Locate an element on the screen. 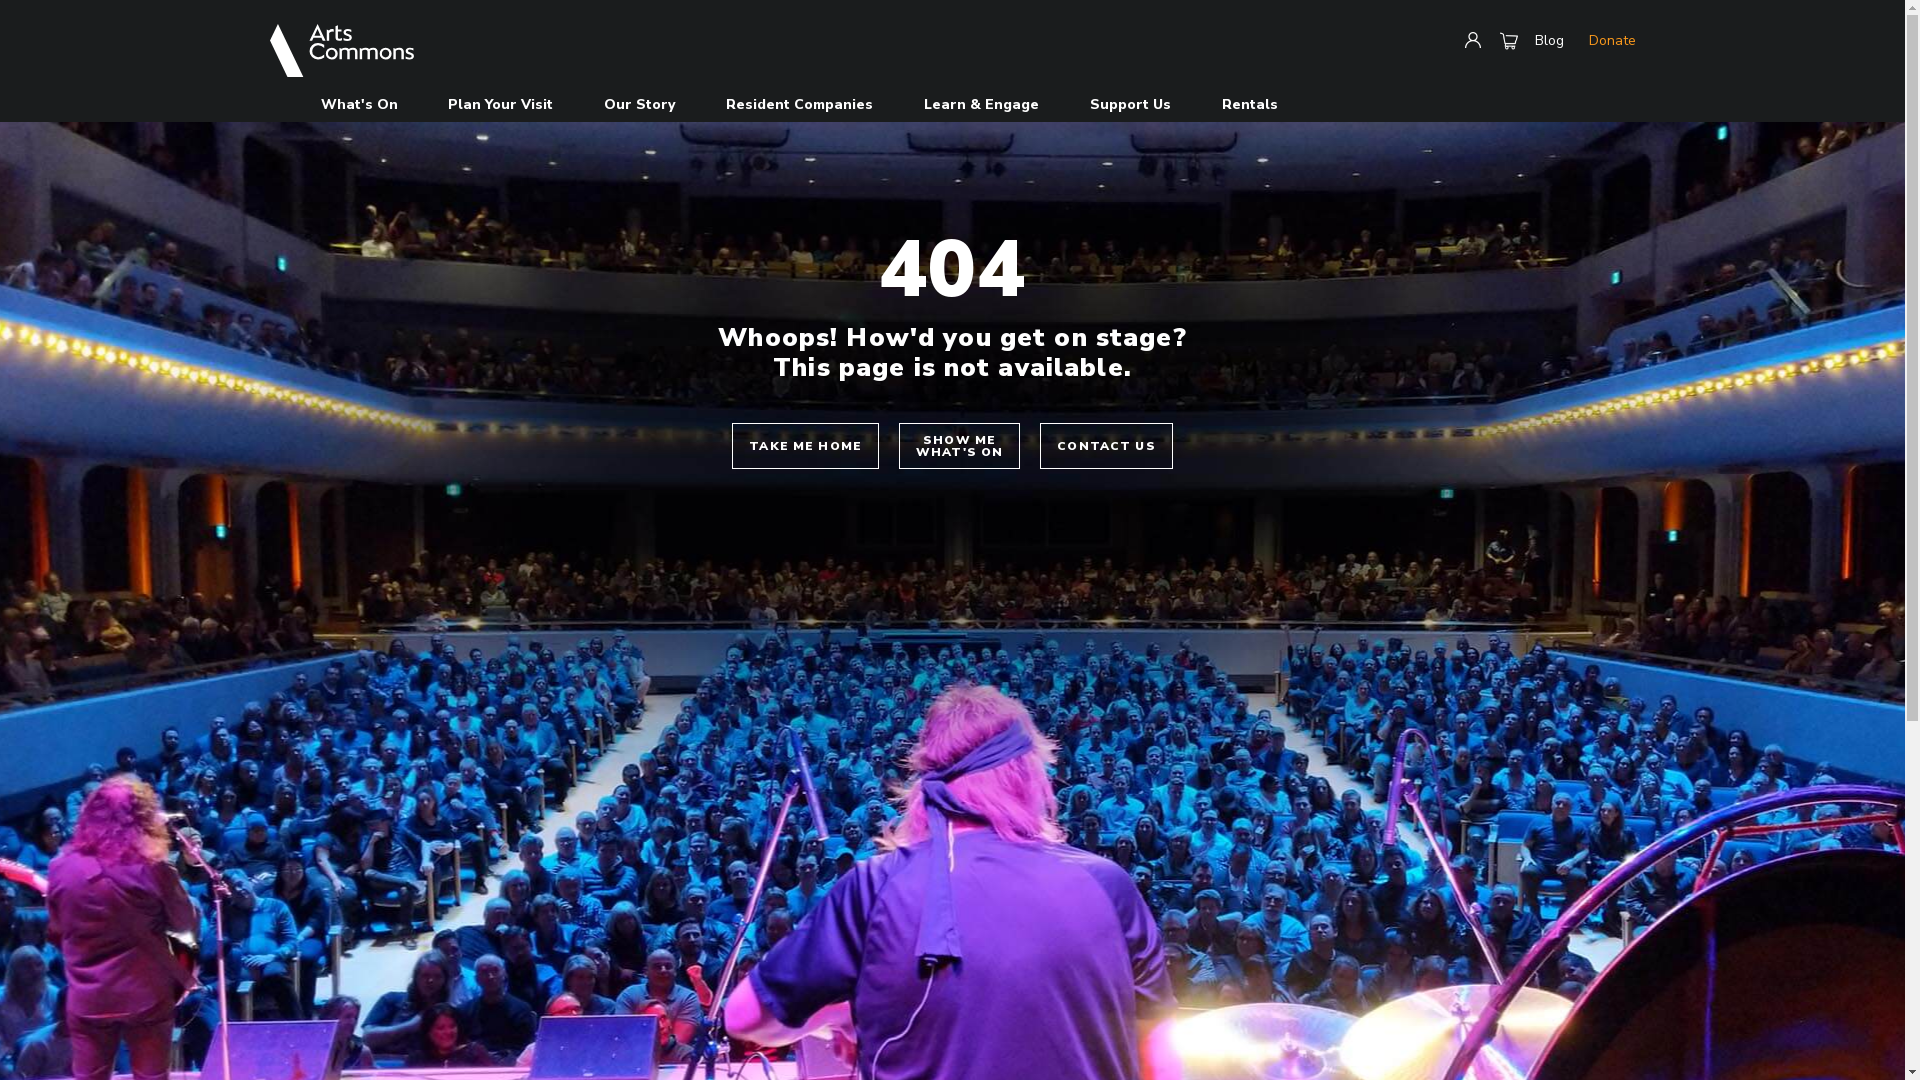 This screenshot has height=1080, width=1920. 'CONTACT US' is located at coordinates (1040, 445).